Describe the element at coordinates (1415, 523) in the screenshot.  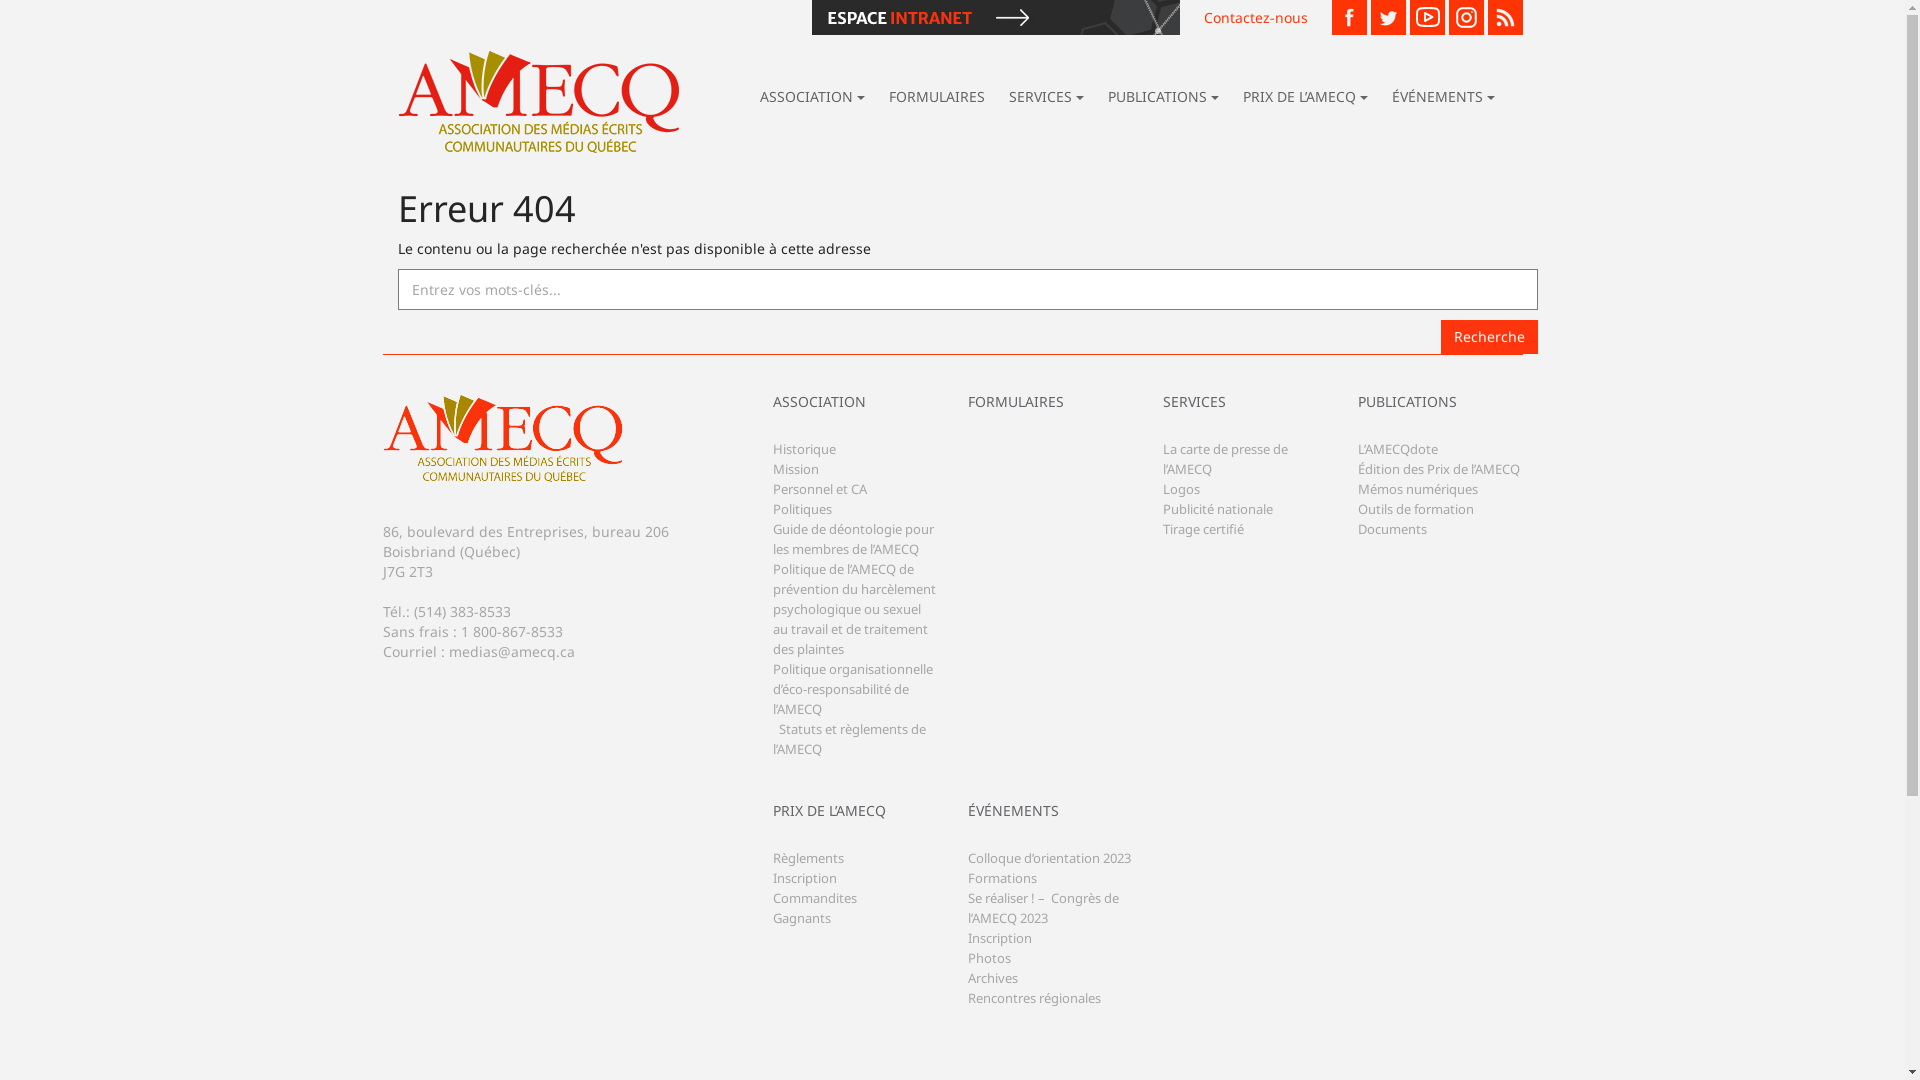
I see `'Outils de formation'` at that location.